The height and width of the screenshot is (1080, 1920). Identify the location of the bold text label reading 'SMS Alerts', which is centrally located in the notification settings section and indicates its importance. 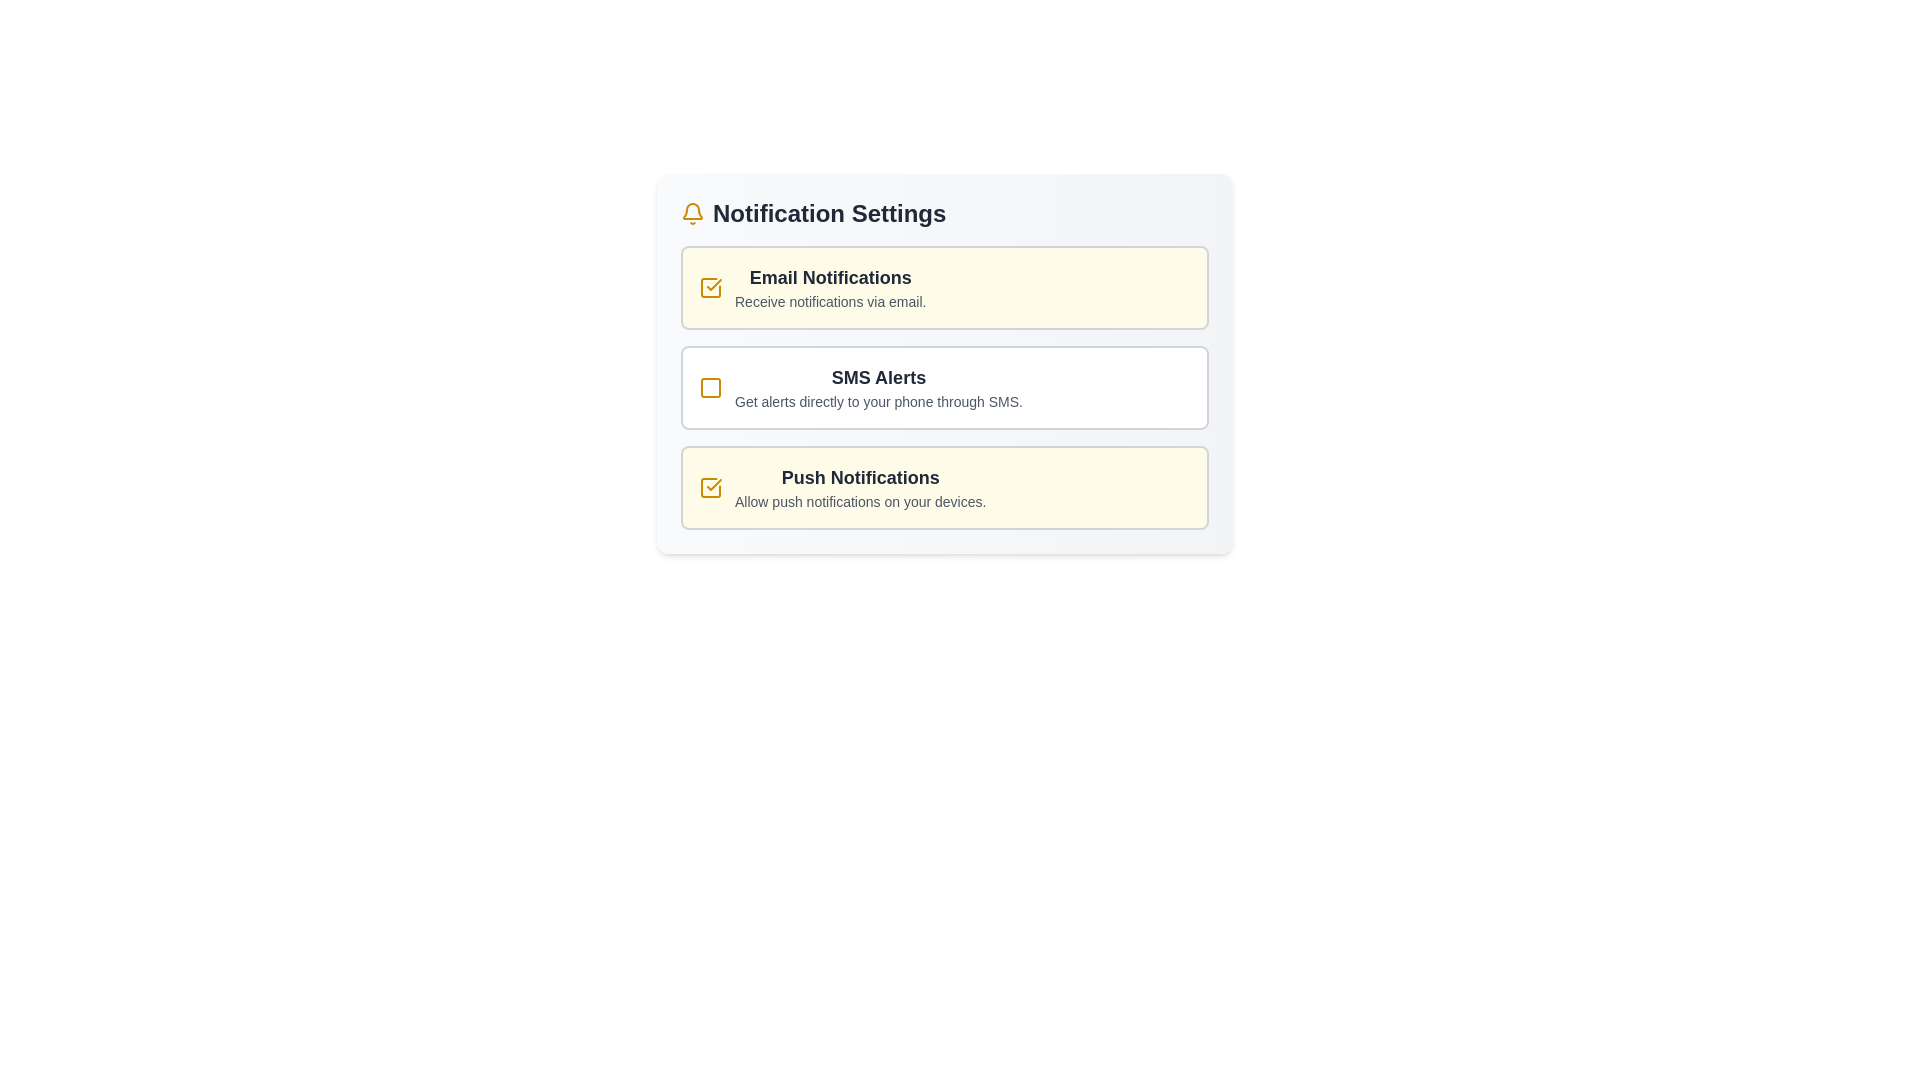
(878, 378).